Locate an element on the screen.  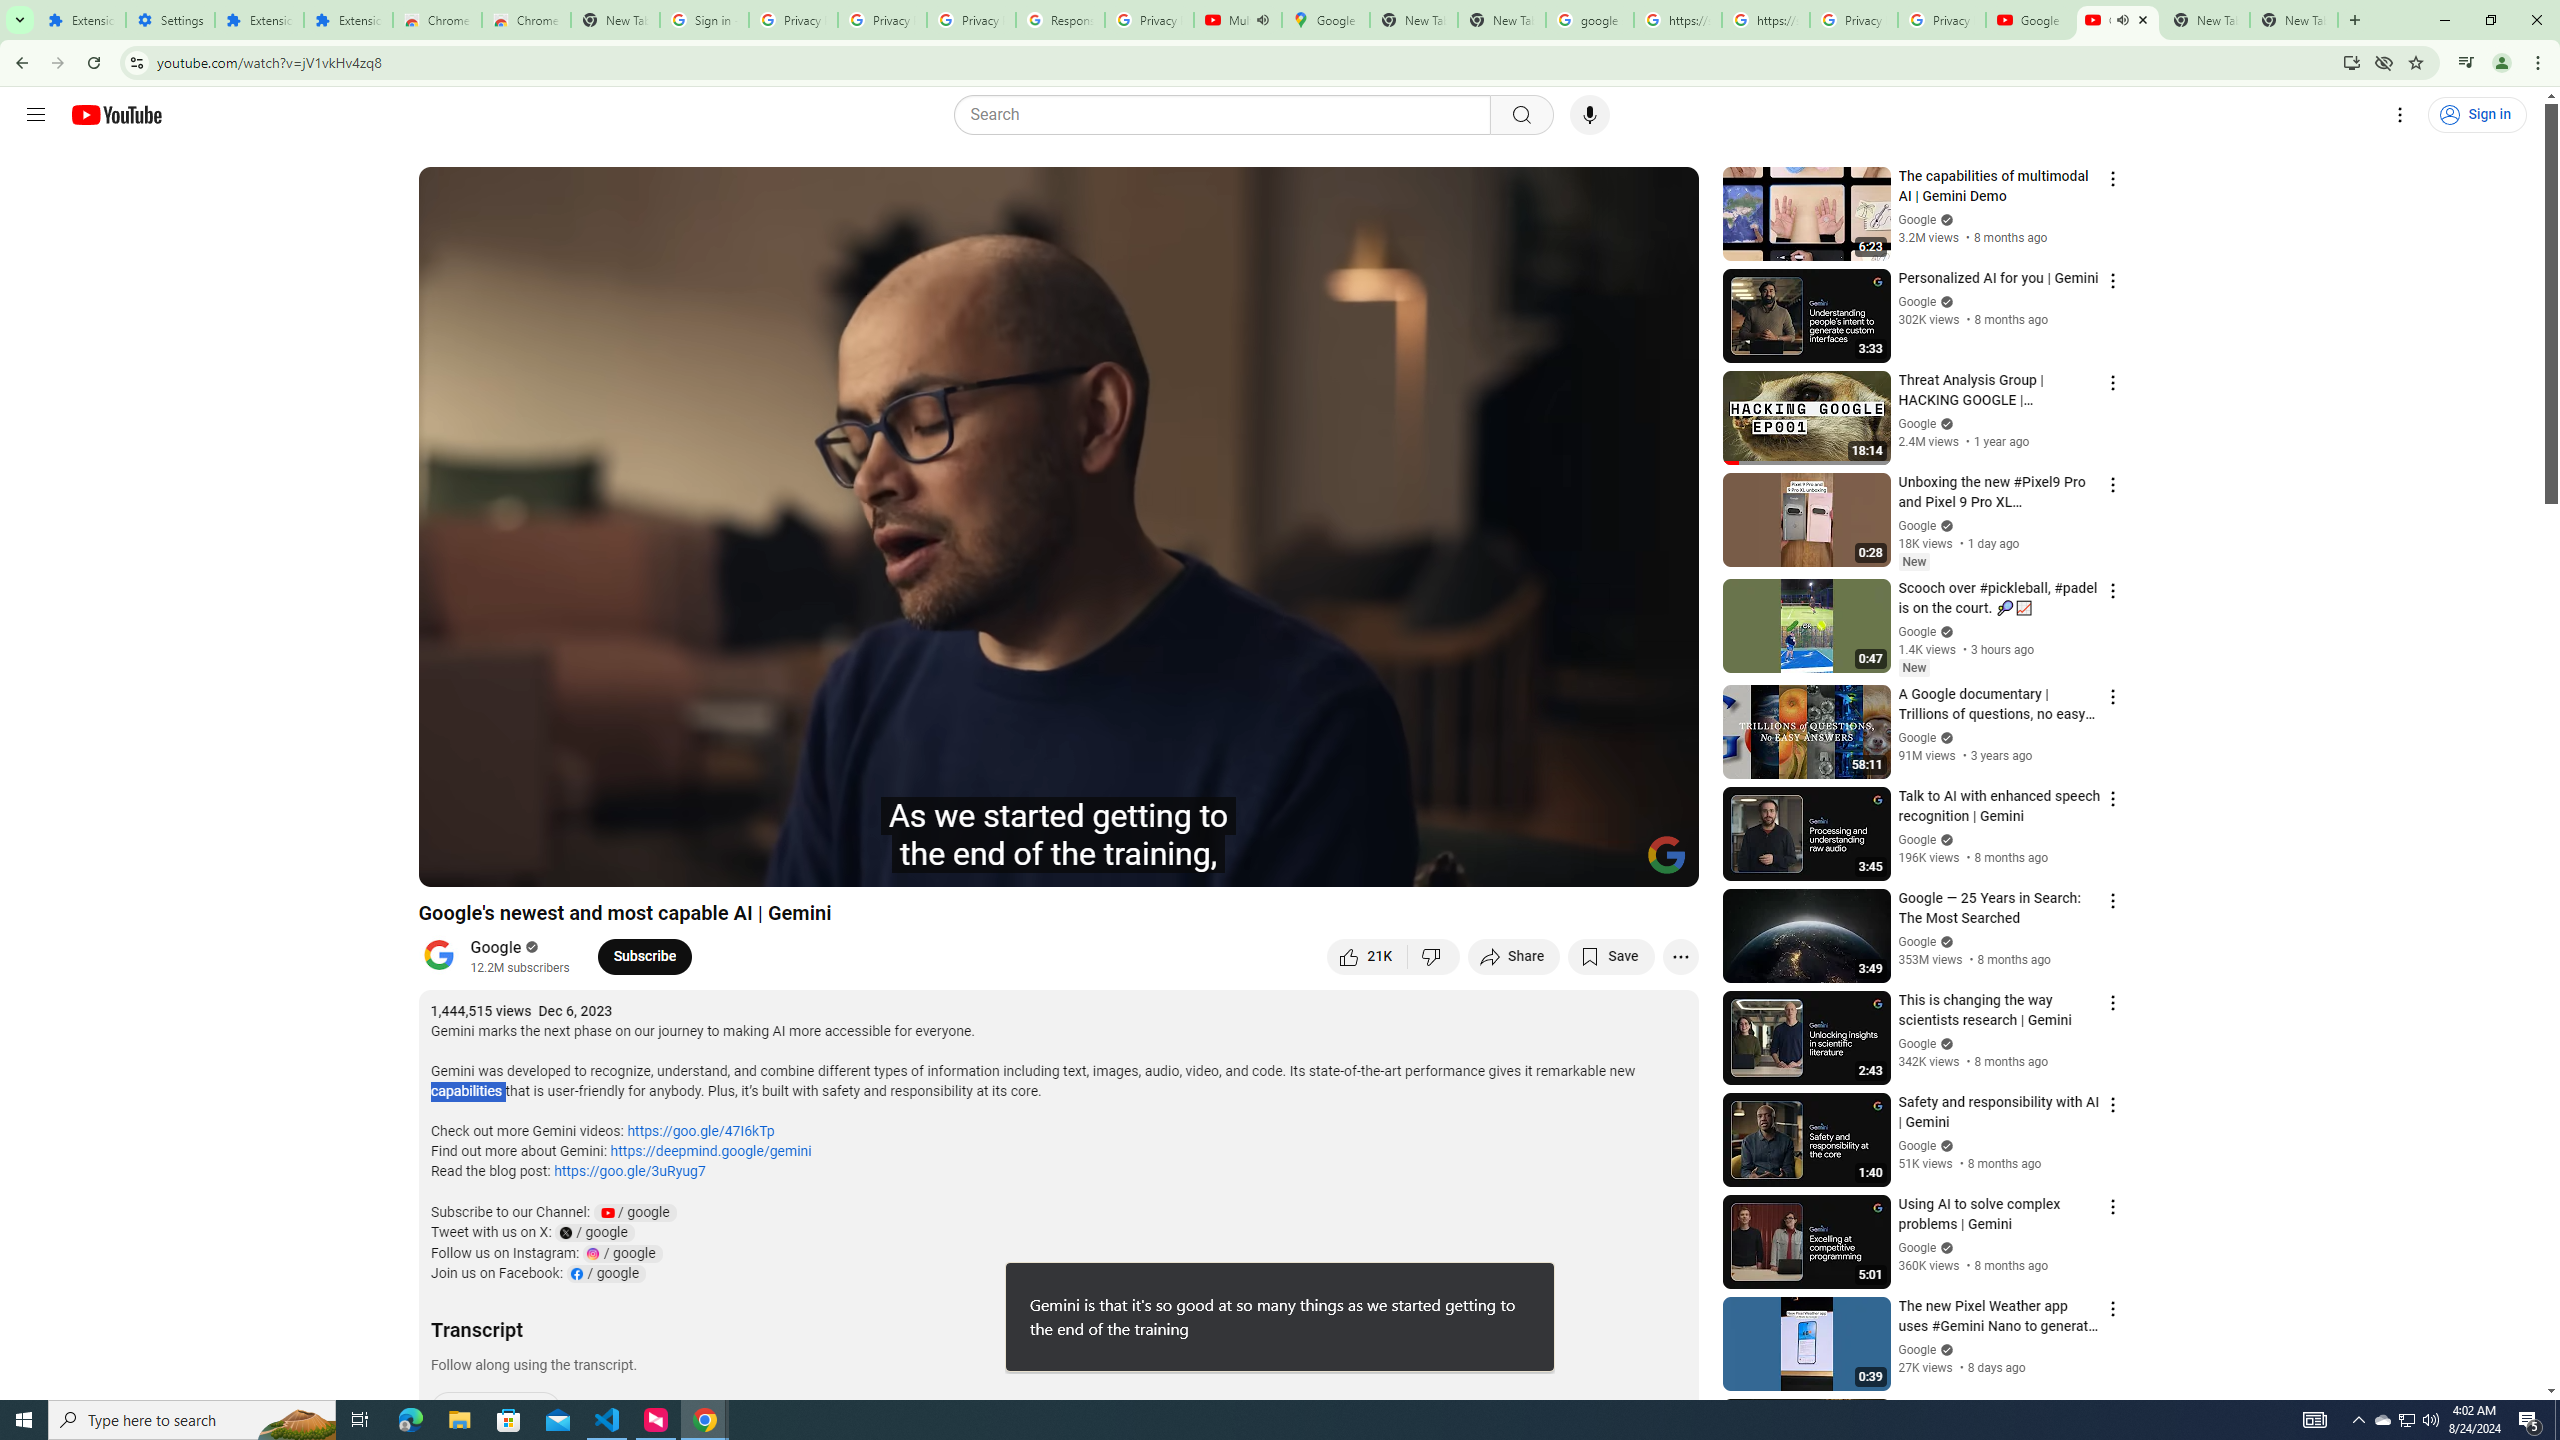
'Search with your voice' is located at coordinates (1589, 114).